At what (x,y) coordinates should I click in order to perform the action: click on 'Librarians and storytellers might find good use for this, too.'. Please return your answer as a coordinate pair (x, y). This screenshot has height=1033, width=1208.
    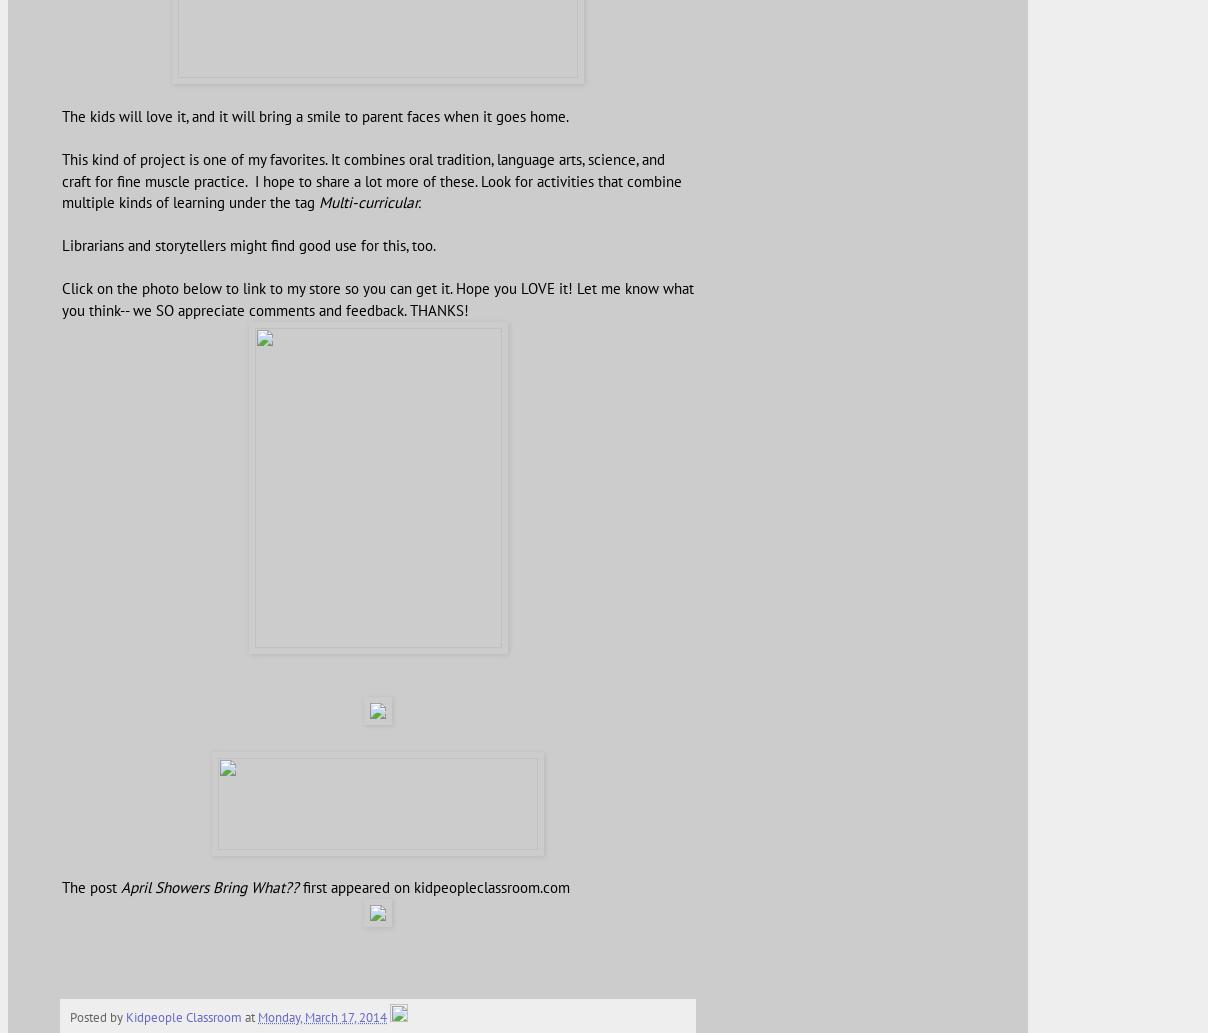
    Looking at the image, I should click on (248, 244).